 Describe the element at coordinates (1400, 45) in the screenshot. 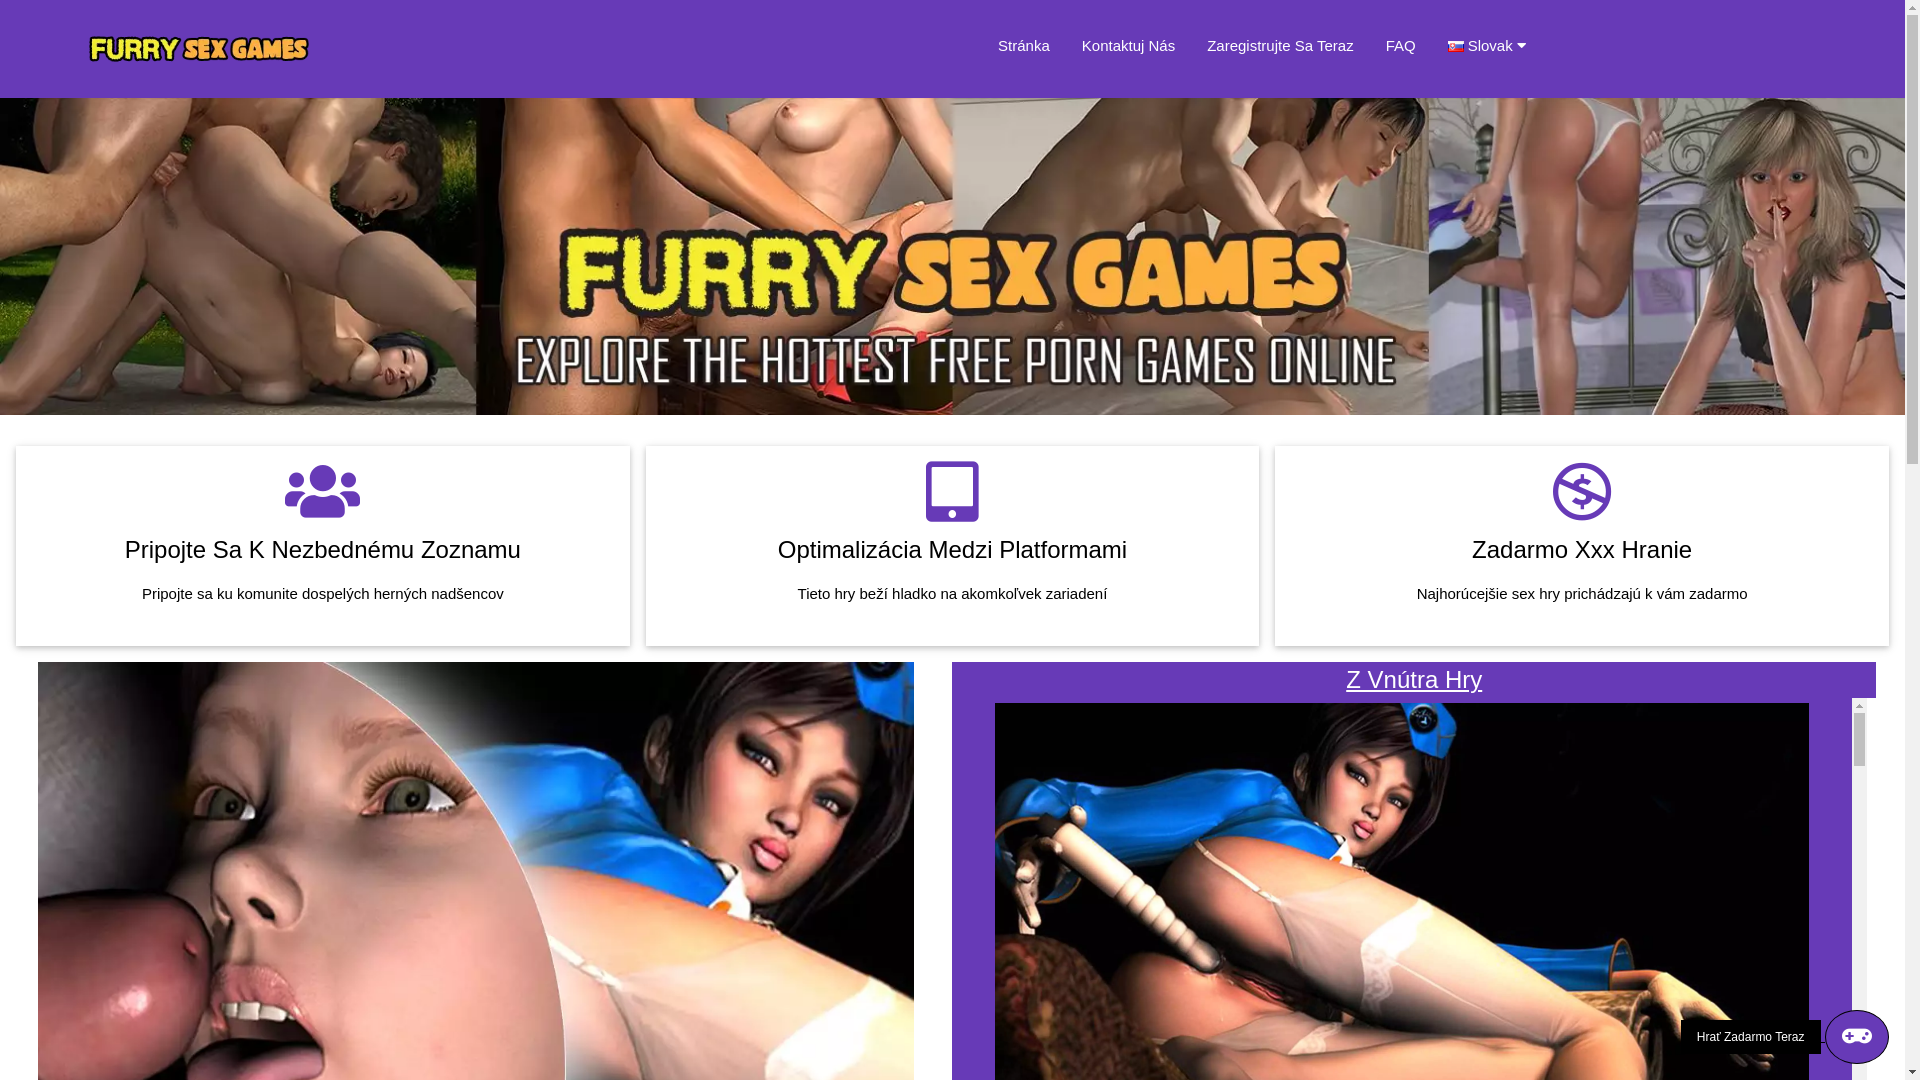

I see `'FAQ'` at that location.